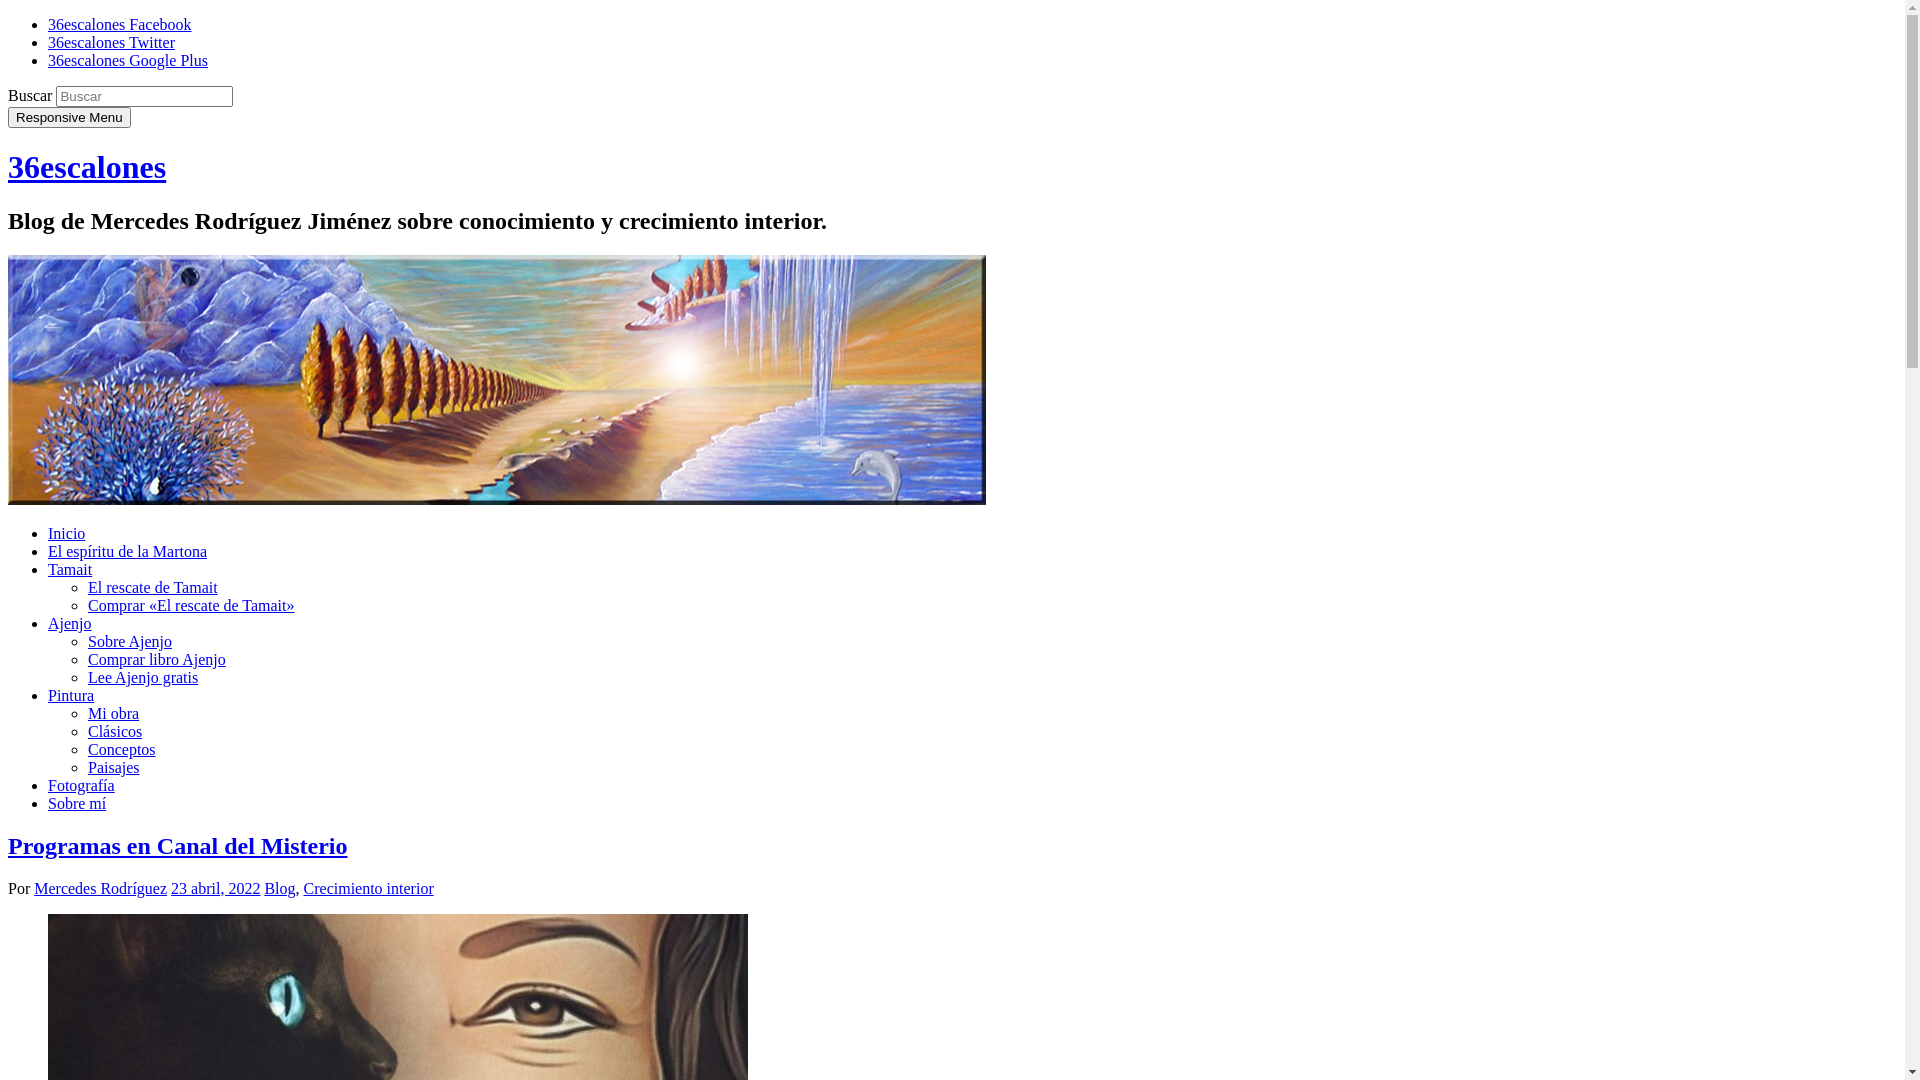  I want to click on 'Crecimiento interior', so click(369, 887).